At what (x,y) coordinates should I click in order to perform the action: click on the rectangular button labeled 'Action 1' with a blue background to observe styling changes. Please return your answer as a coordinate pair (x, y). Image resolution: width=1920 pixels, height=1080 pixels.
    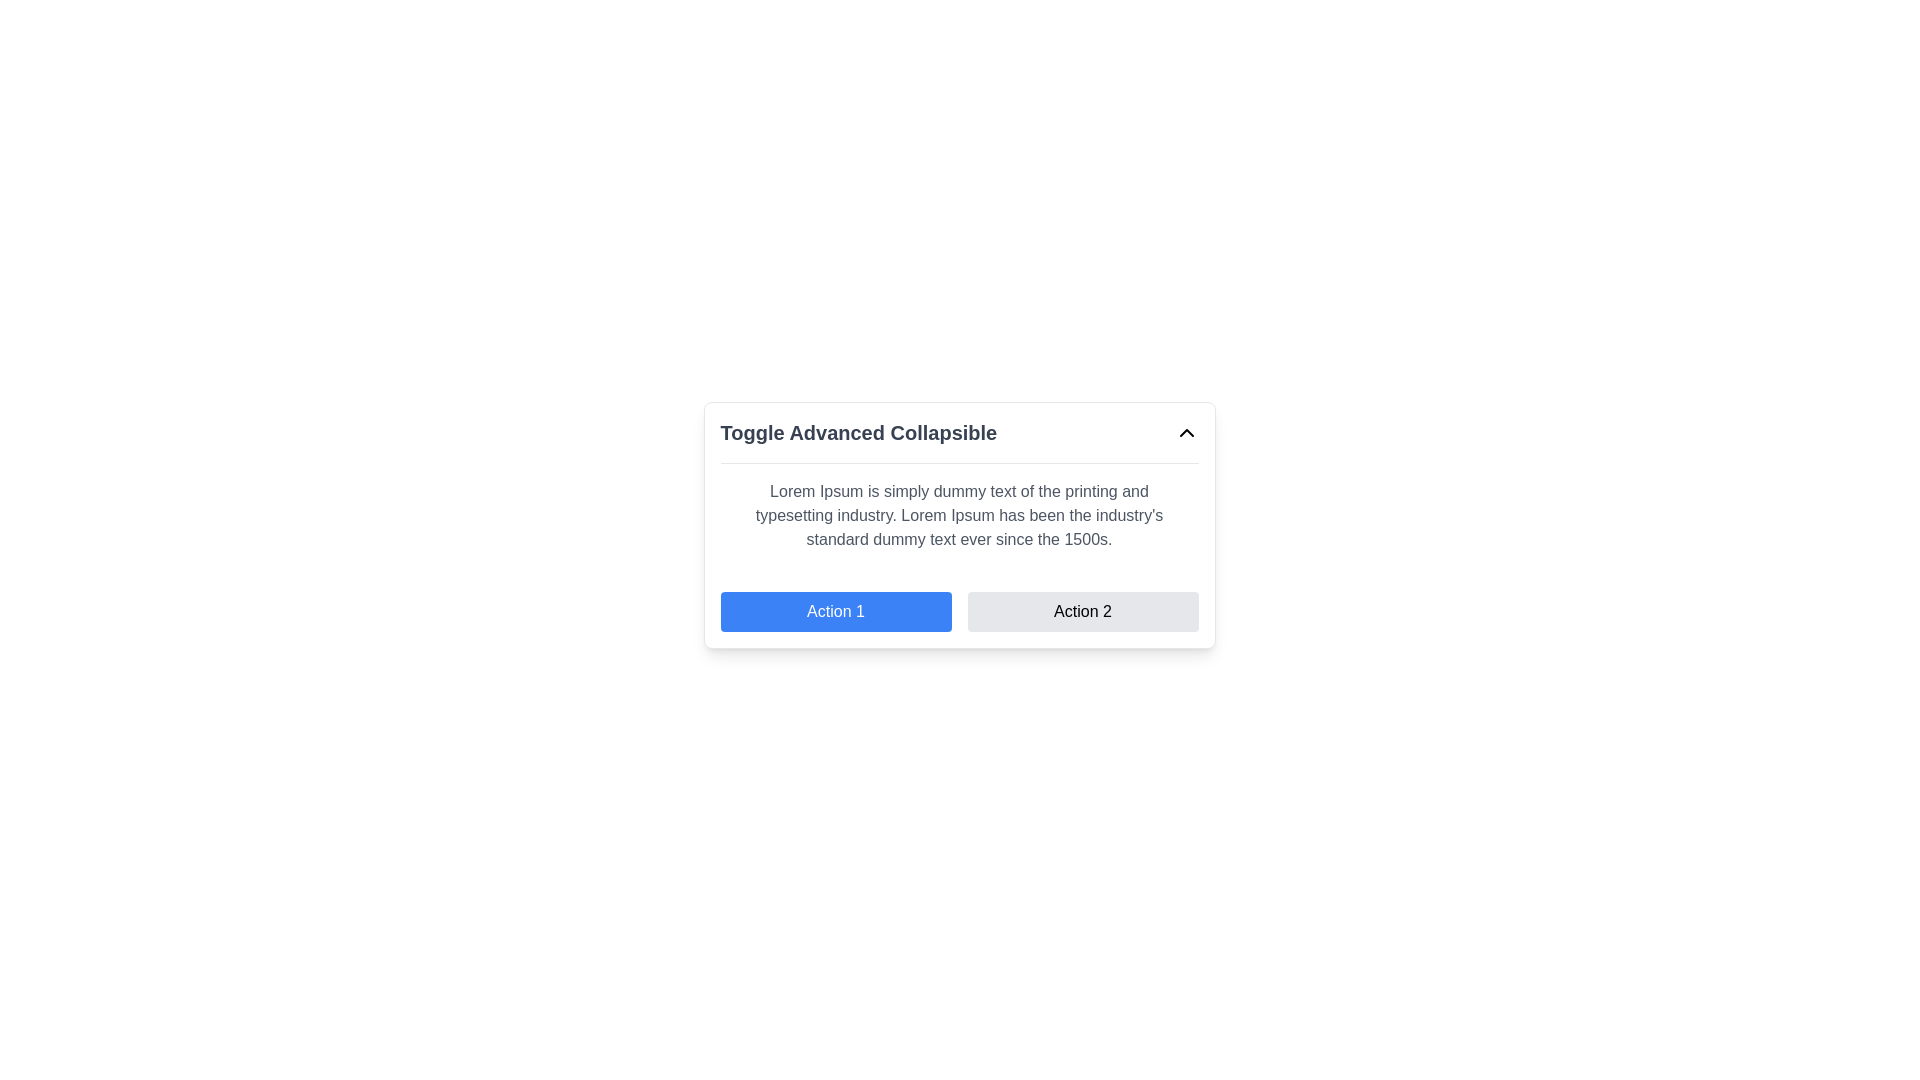
    Looking at the image, I should click on (835, 611).